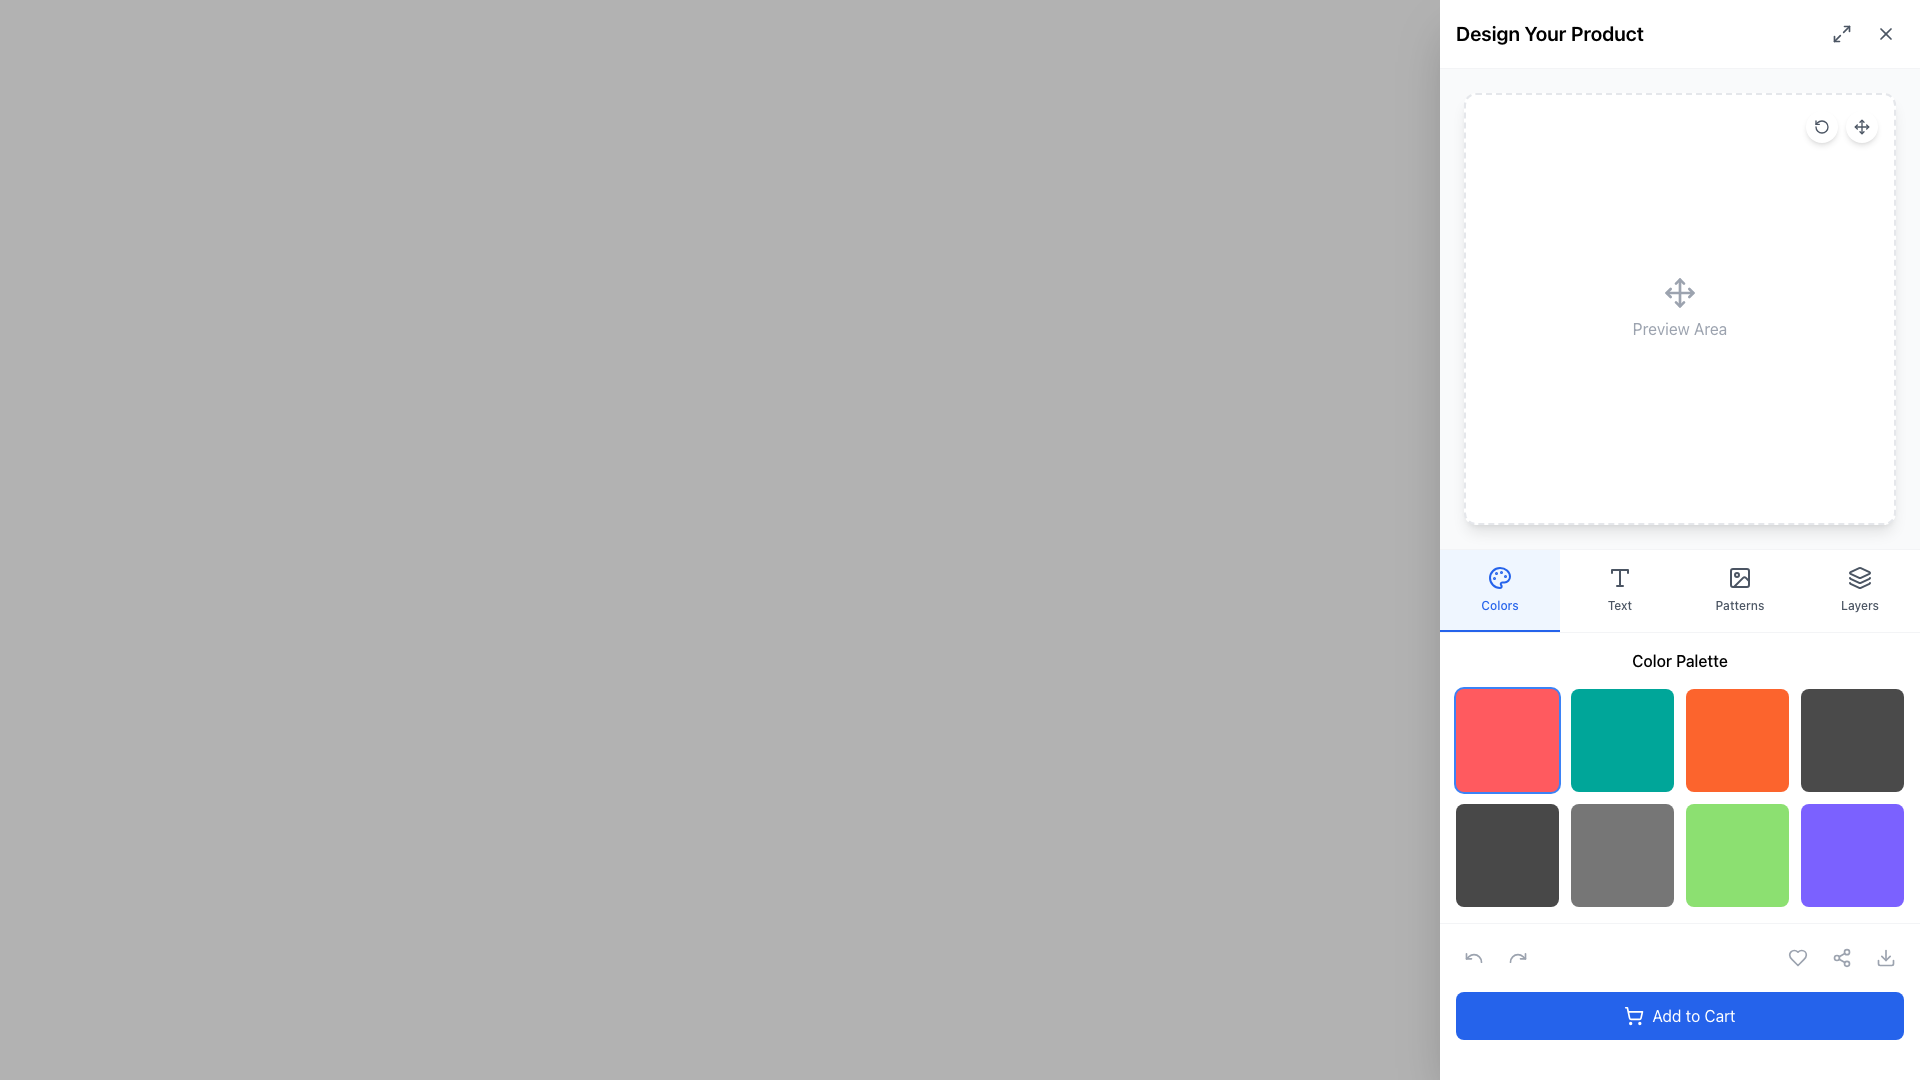  Describe the element at coordinates (1841, 956) in the screenshot. I see `the network/share icon located in the bottom-right corner of the interface, directly to the right of the heart-shaped icon` at that location.